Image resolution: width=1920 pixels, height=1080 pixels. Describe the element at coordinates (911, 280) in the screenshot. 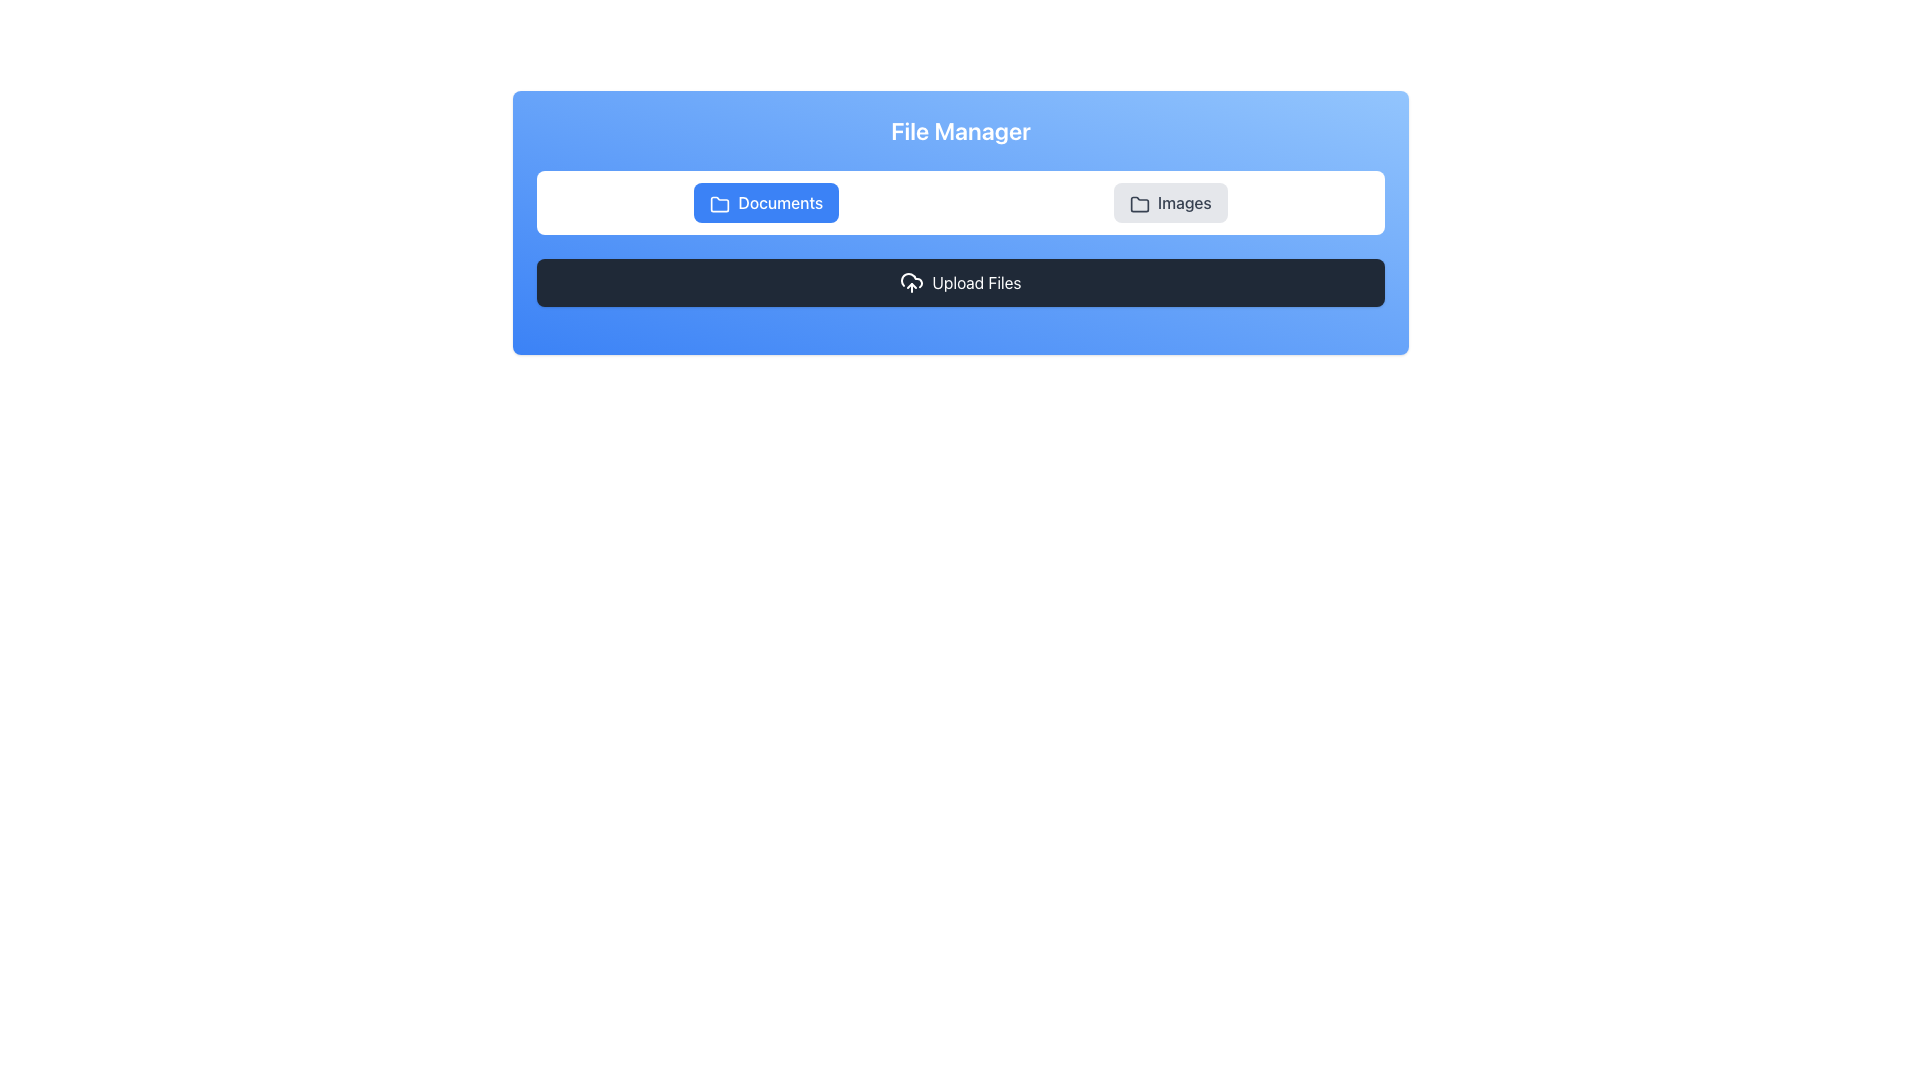

I see `the cloud-upload icon component of the 'Upload Files' button, which visually represents the upload functionality` at that location.